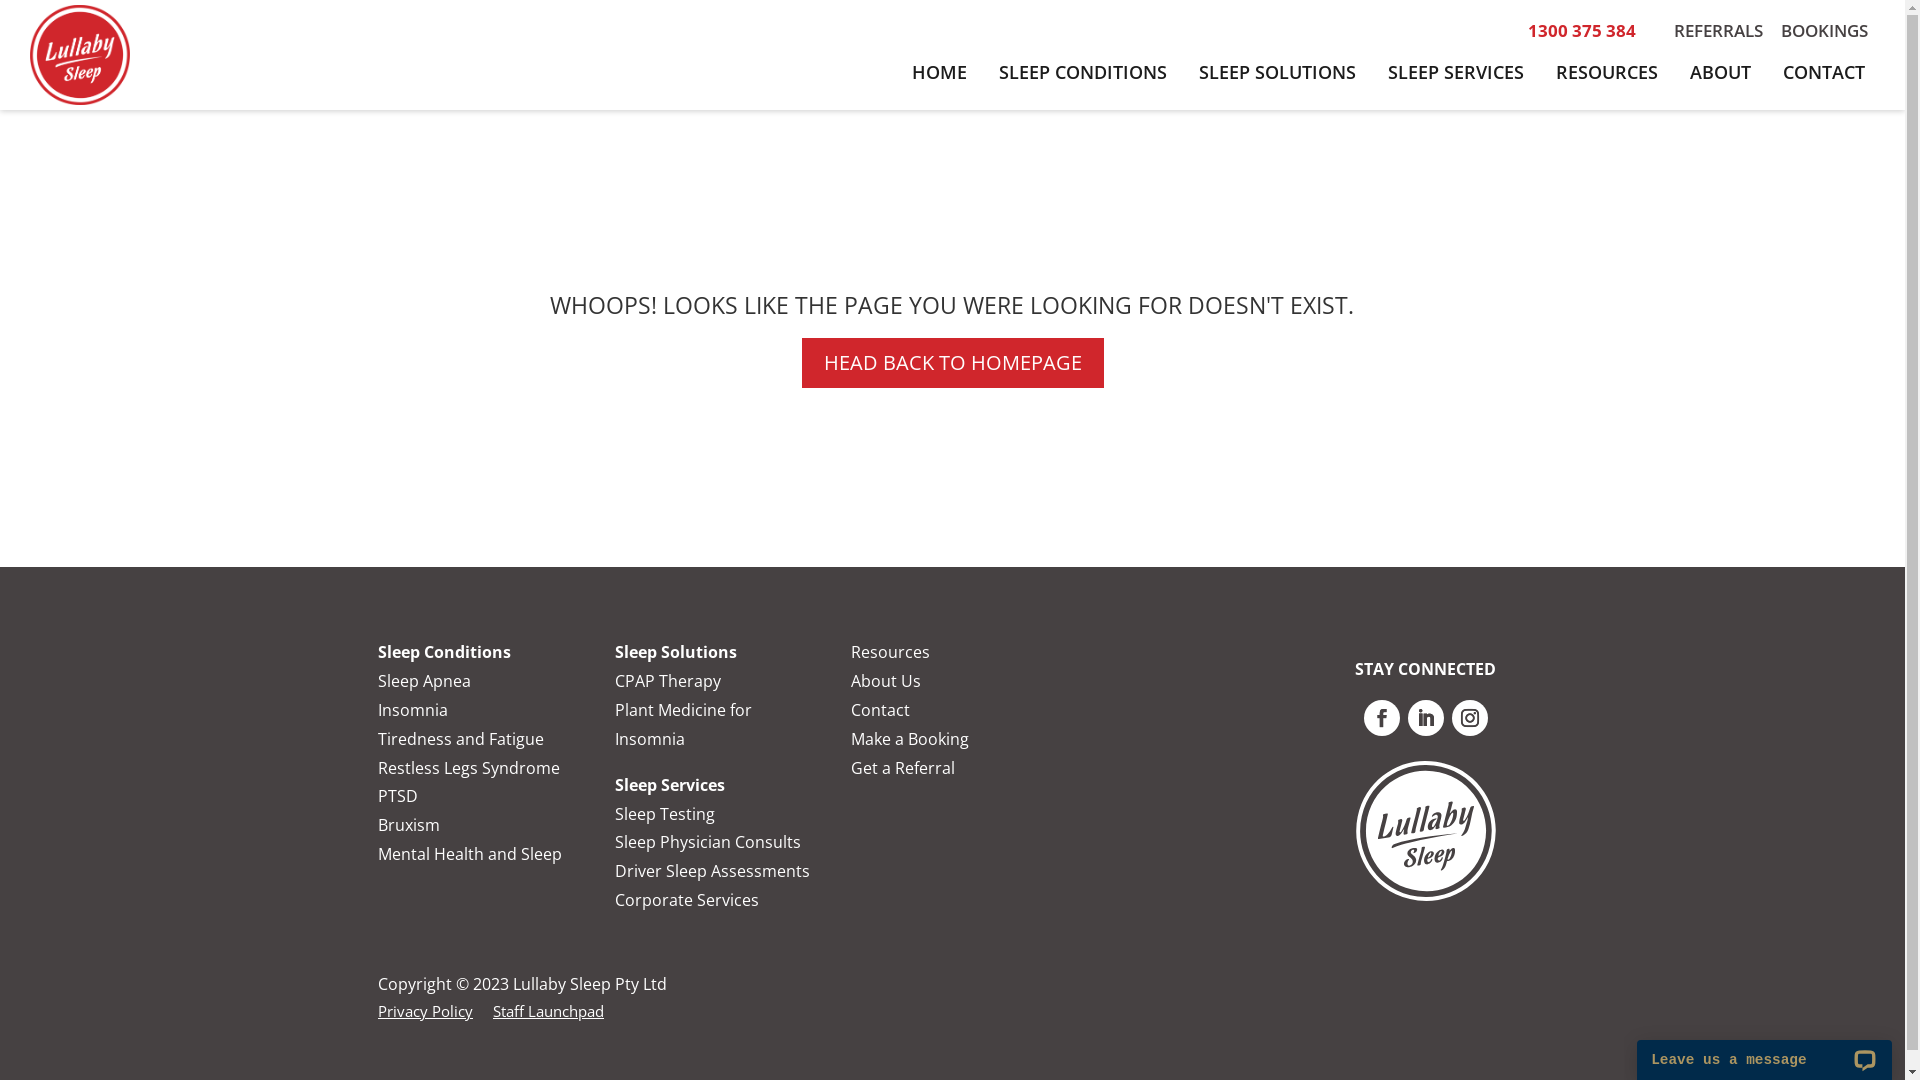 This screenshot has height=1080, width=1920. Describe the element at coordinates (683, 724) in the screenshot. I see `'Plant Medicine for Insomnia'` at that location.